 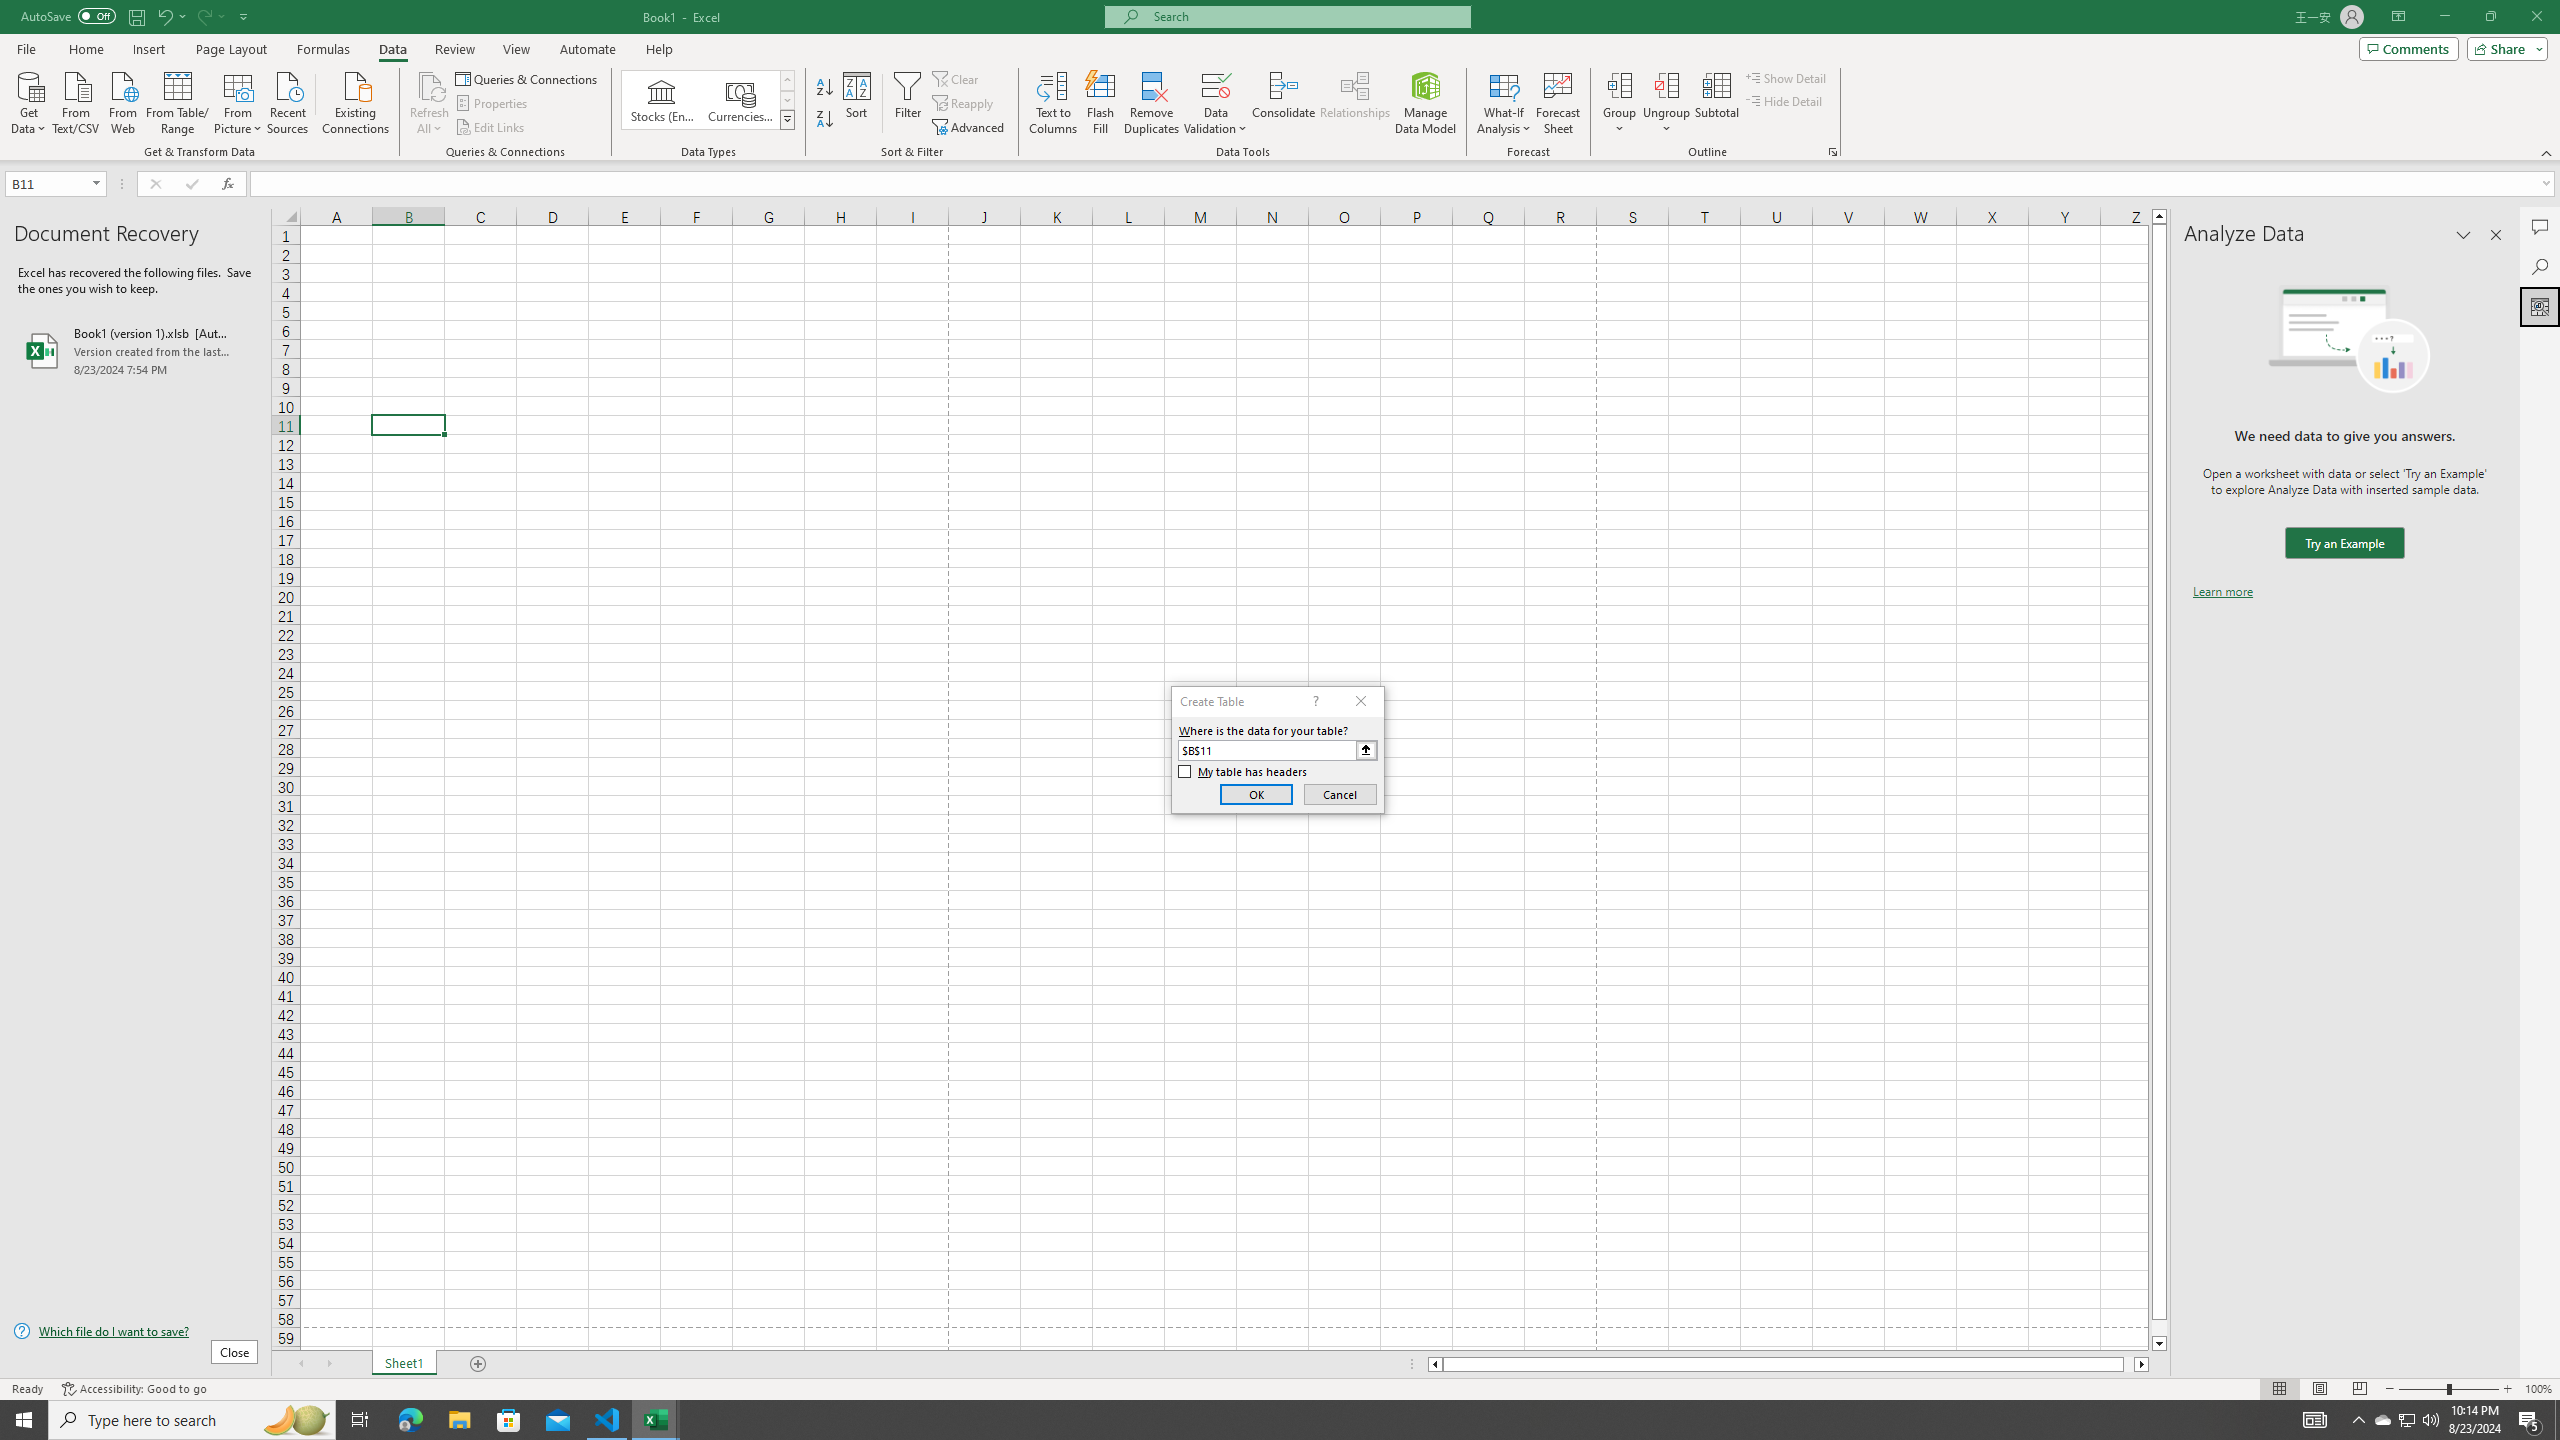 What do you see at coordinates (1354, 103) in the screenshot?
I see `'Relationships'` at bounding box center [1354, 103].